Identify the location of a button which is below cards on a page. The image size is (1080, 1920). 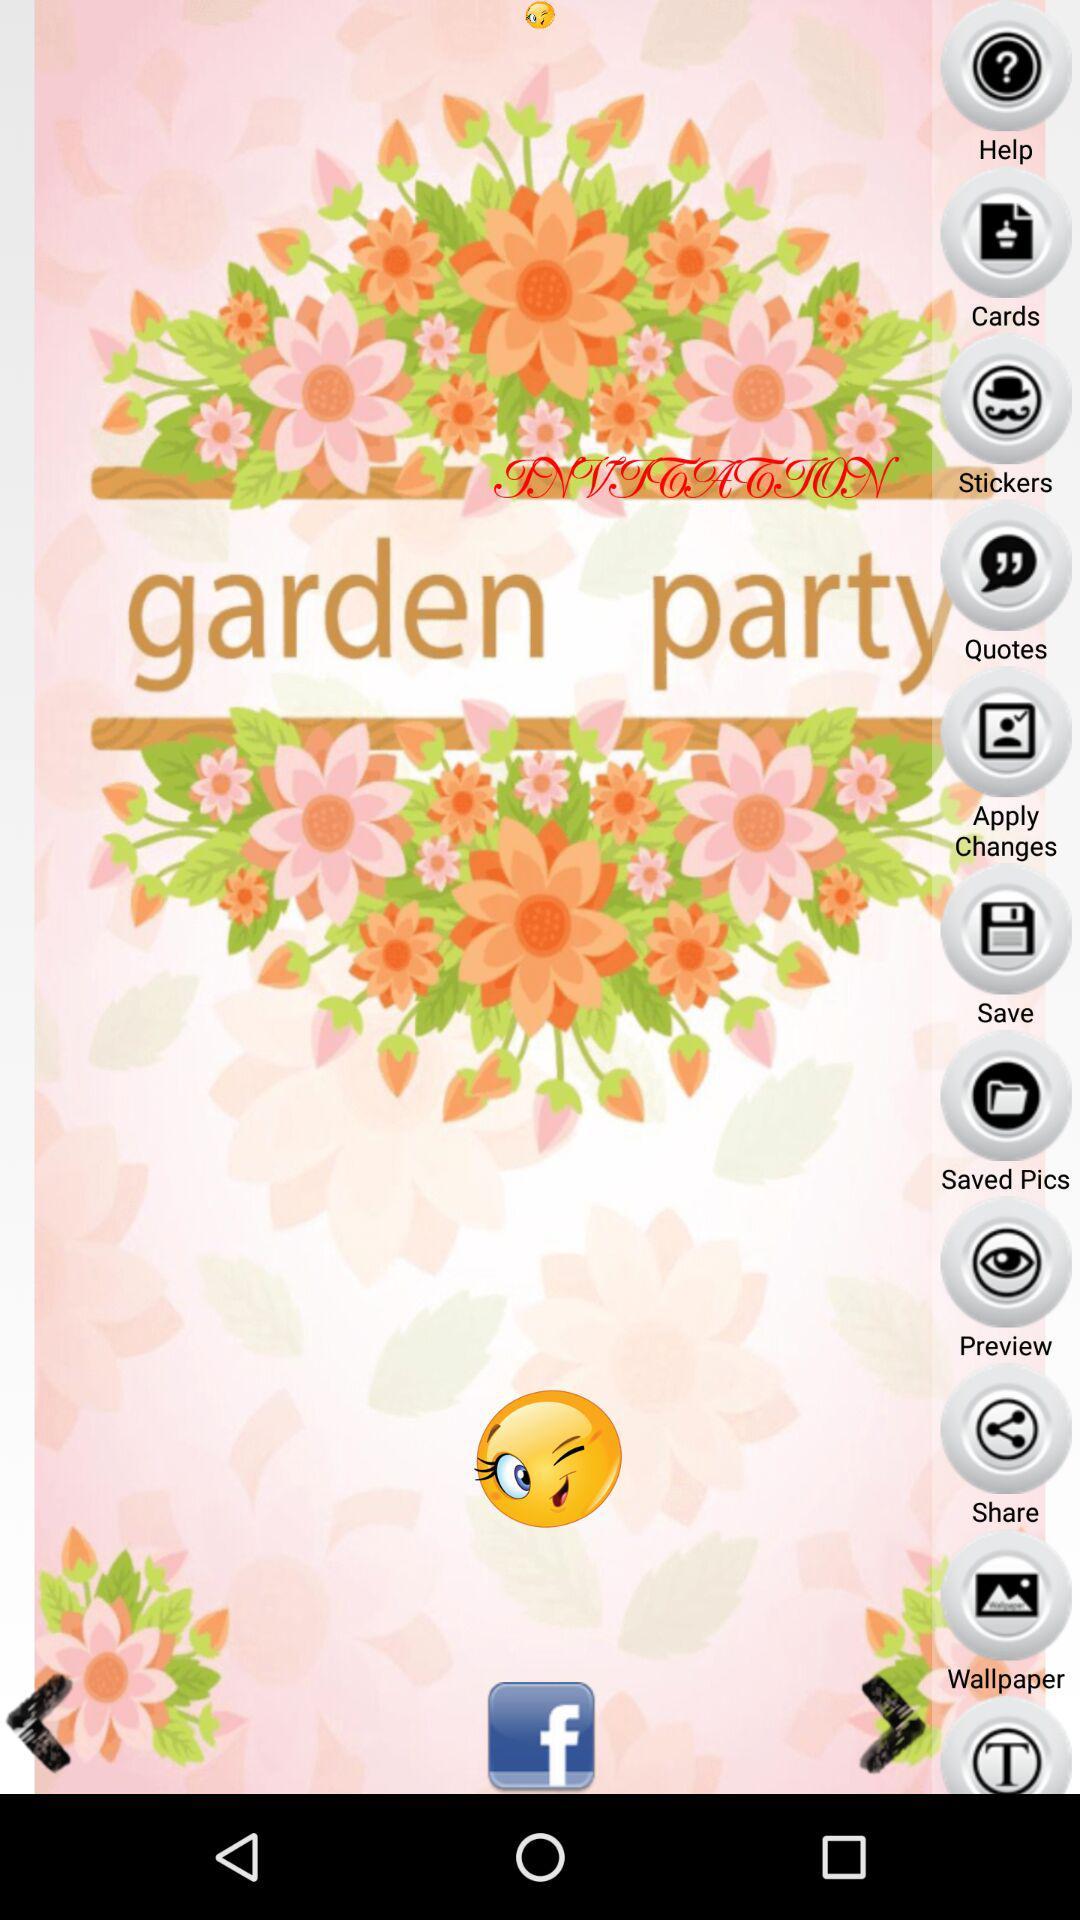
(1006, 398).